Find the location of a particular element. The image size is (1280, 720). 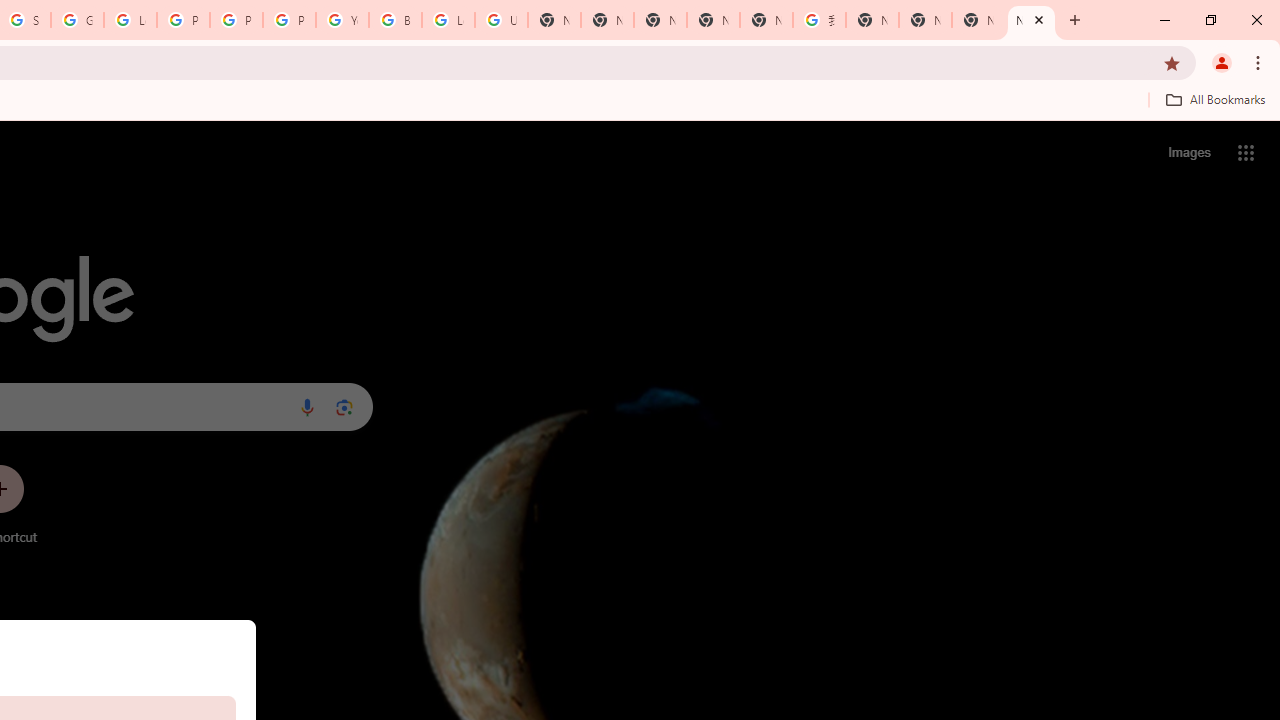

'Privacy Help Center - Policies Help' is located at coordinates (183, 20).